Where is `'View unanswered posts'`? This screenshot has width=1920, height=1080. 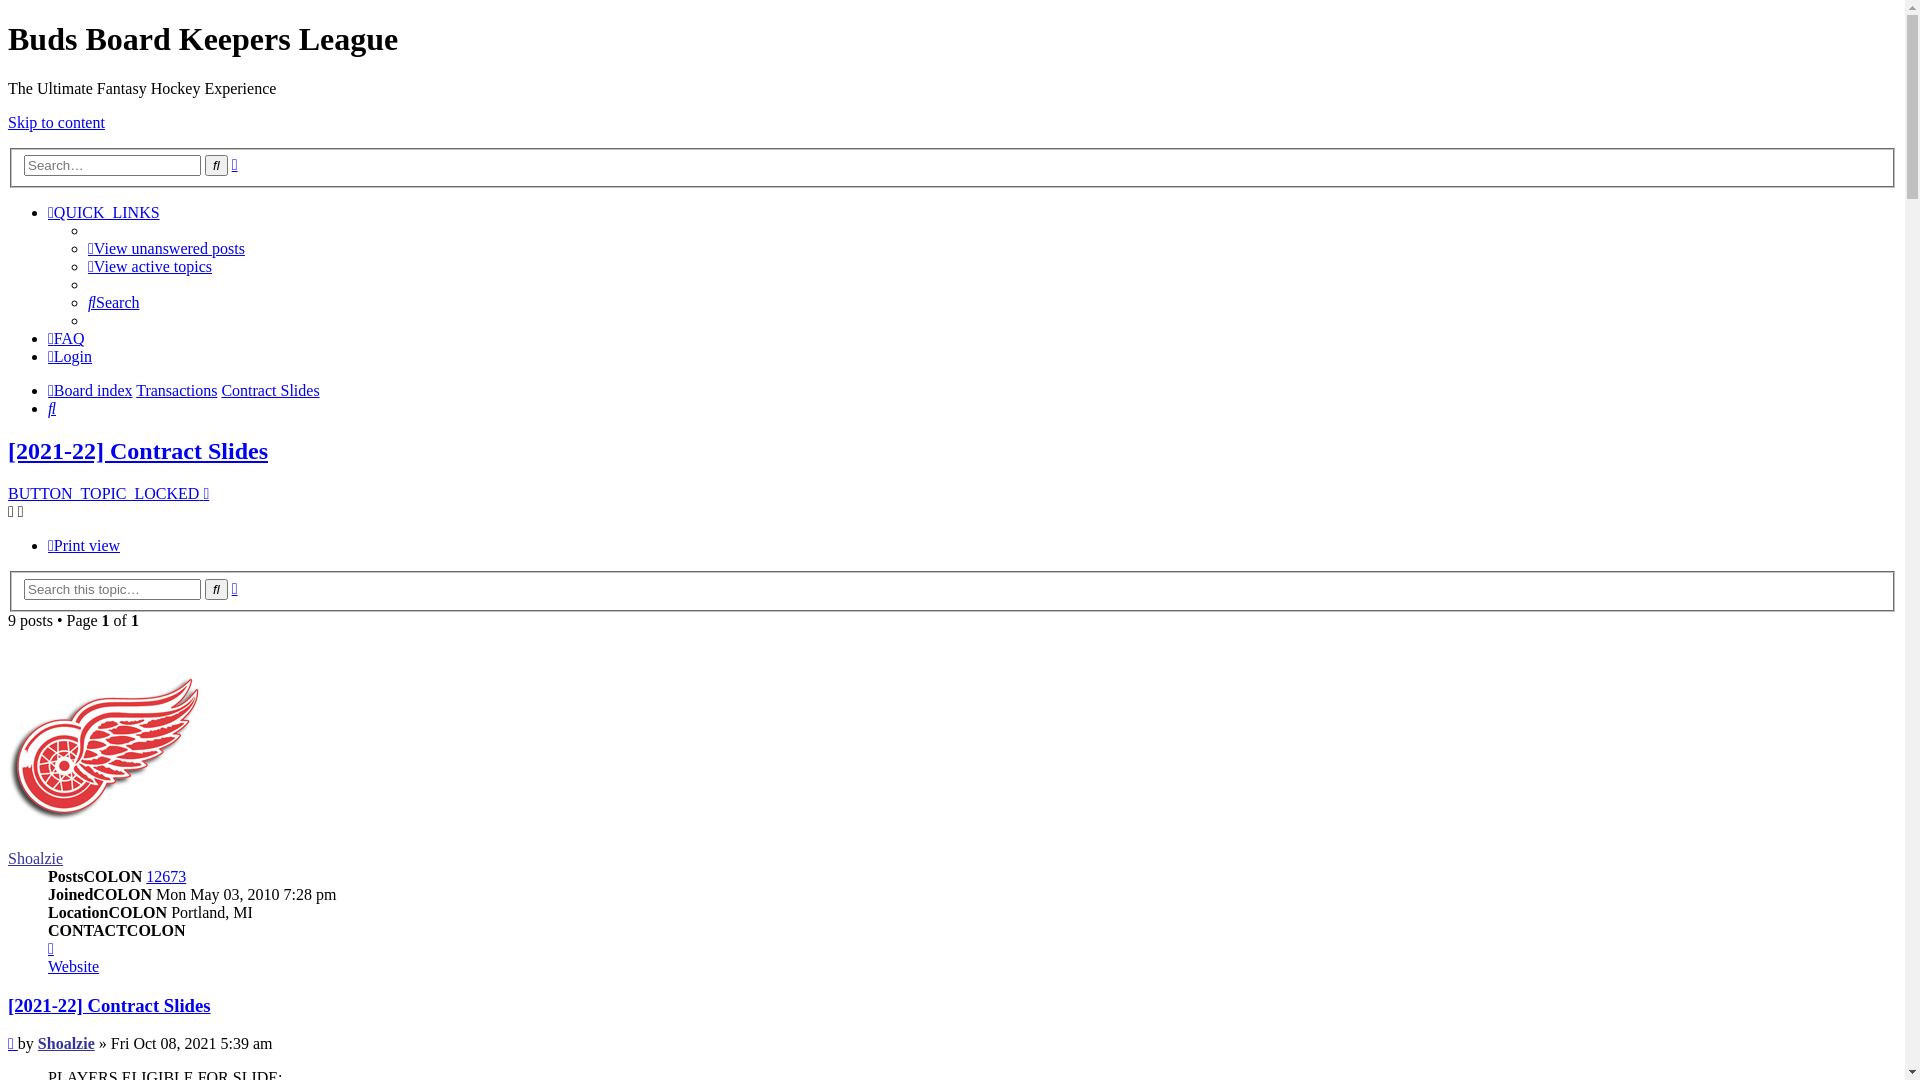
'View unanswered posts' is located at coordinates (86, 247).